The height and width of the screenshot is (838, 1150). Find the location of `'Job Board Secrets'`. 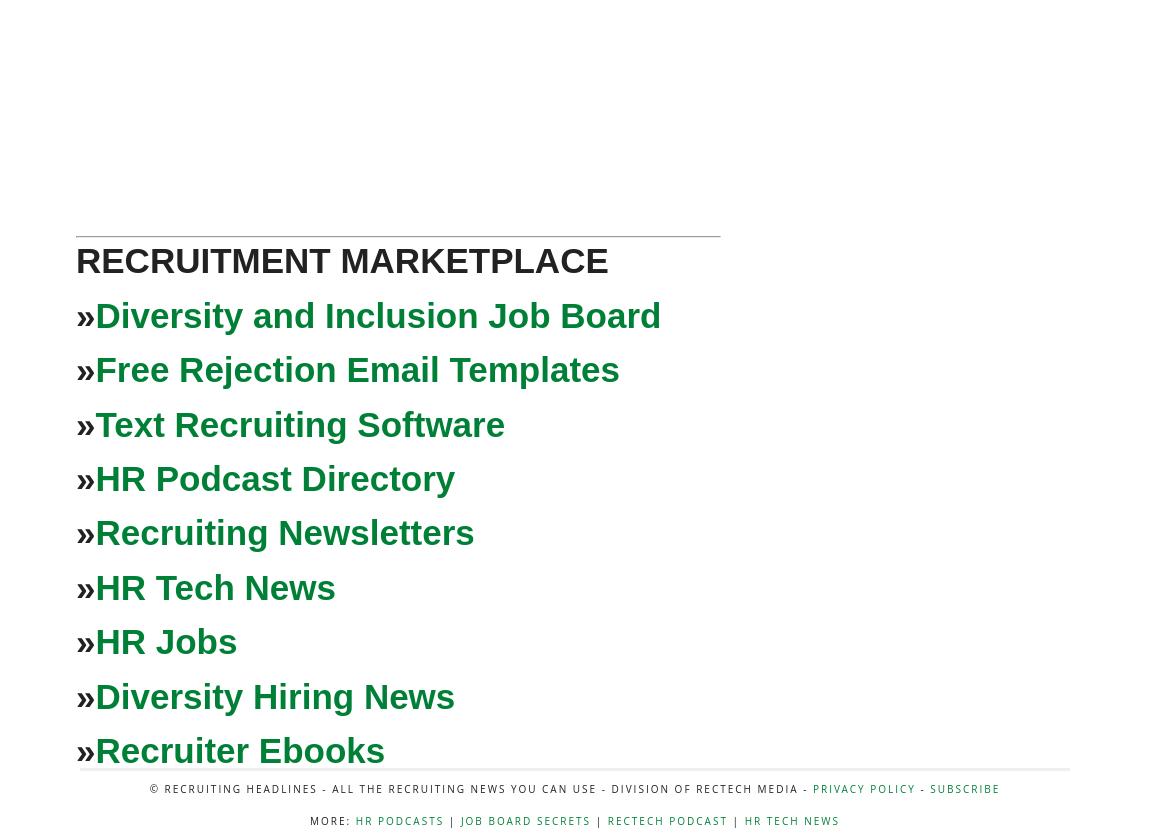

'Job Board Secrets' is located at coordinates (460, 818).